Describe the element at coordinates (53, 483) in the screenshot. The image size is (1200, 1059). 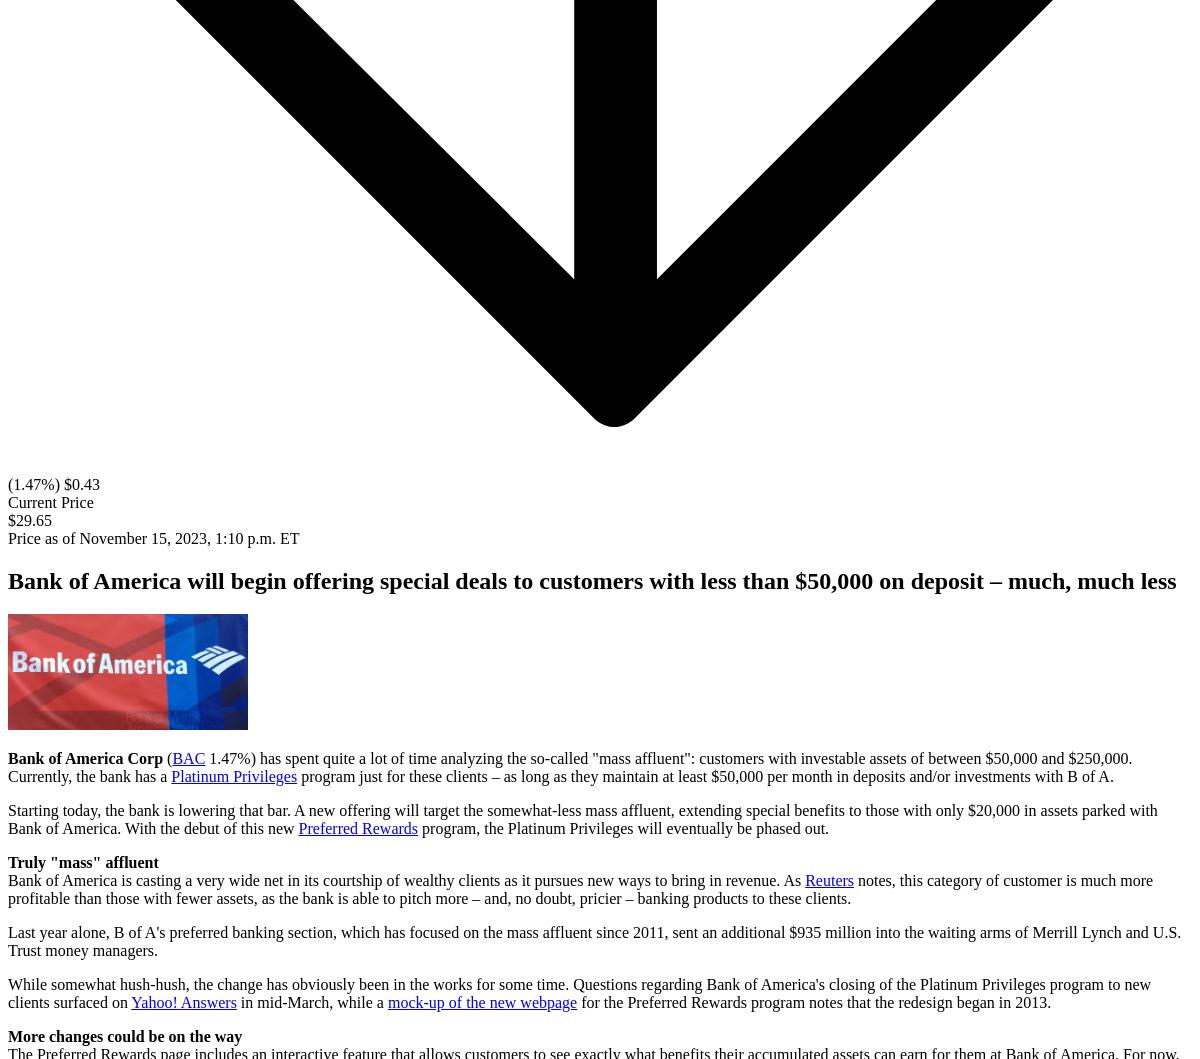
I see `'(1.47%) $0.43'` at that location.